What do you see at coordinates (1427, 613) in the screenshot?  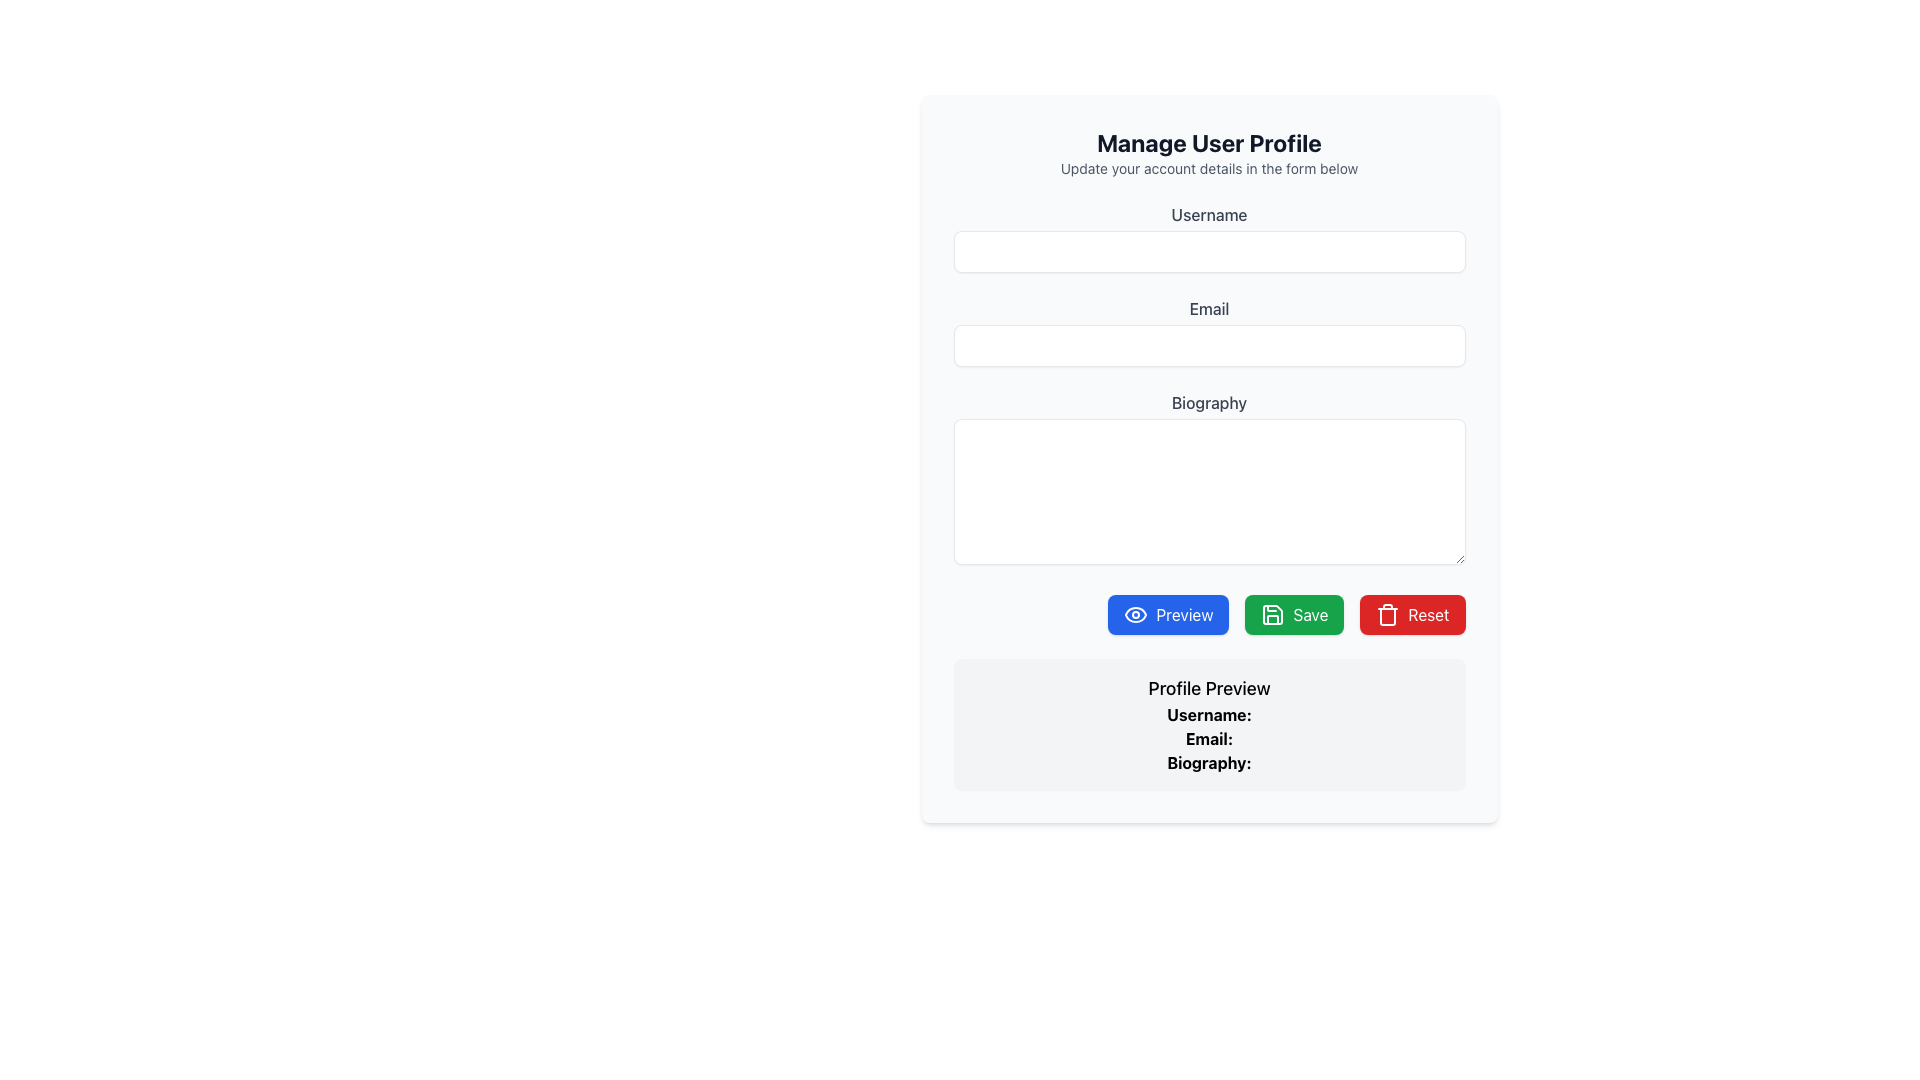 I see `the prominent red 'Reset' button with white text located at the bottom-right of the button group to reset inputs` at bounding box center [1427, 613].